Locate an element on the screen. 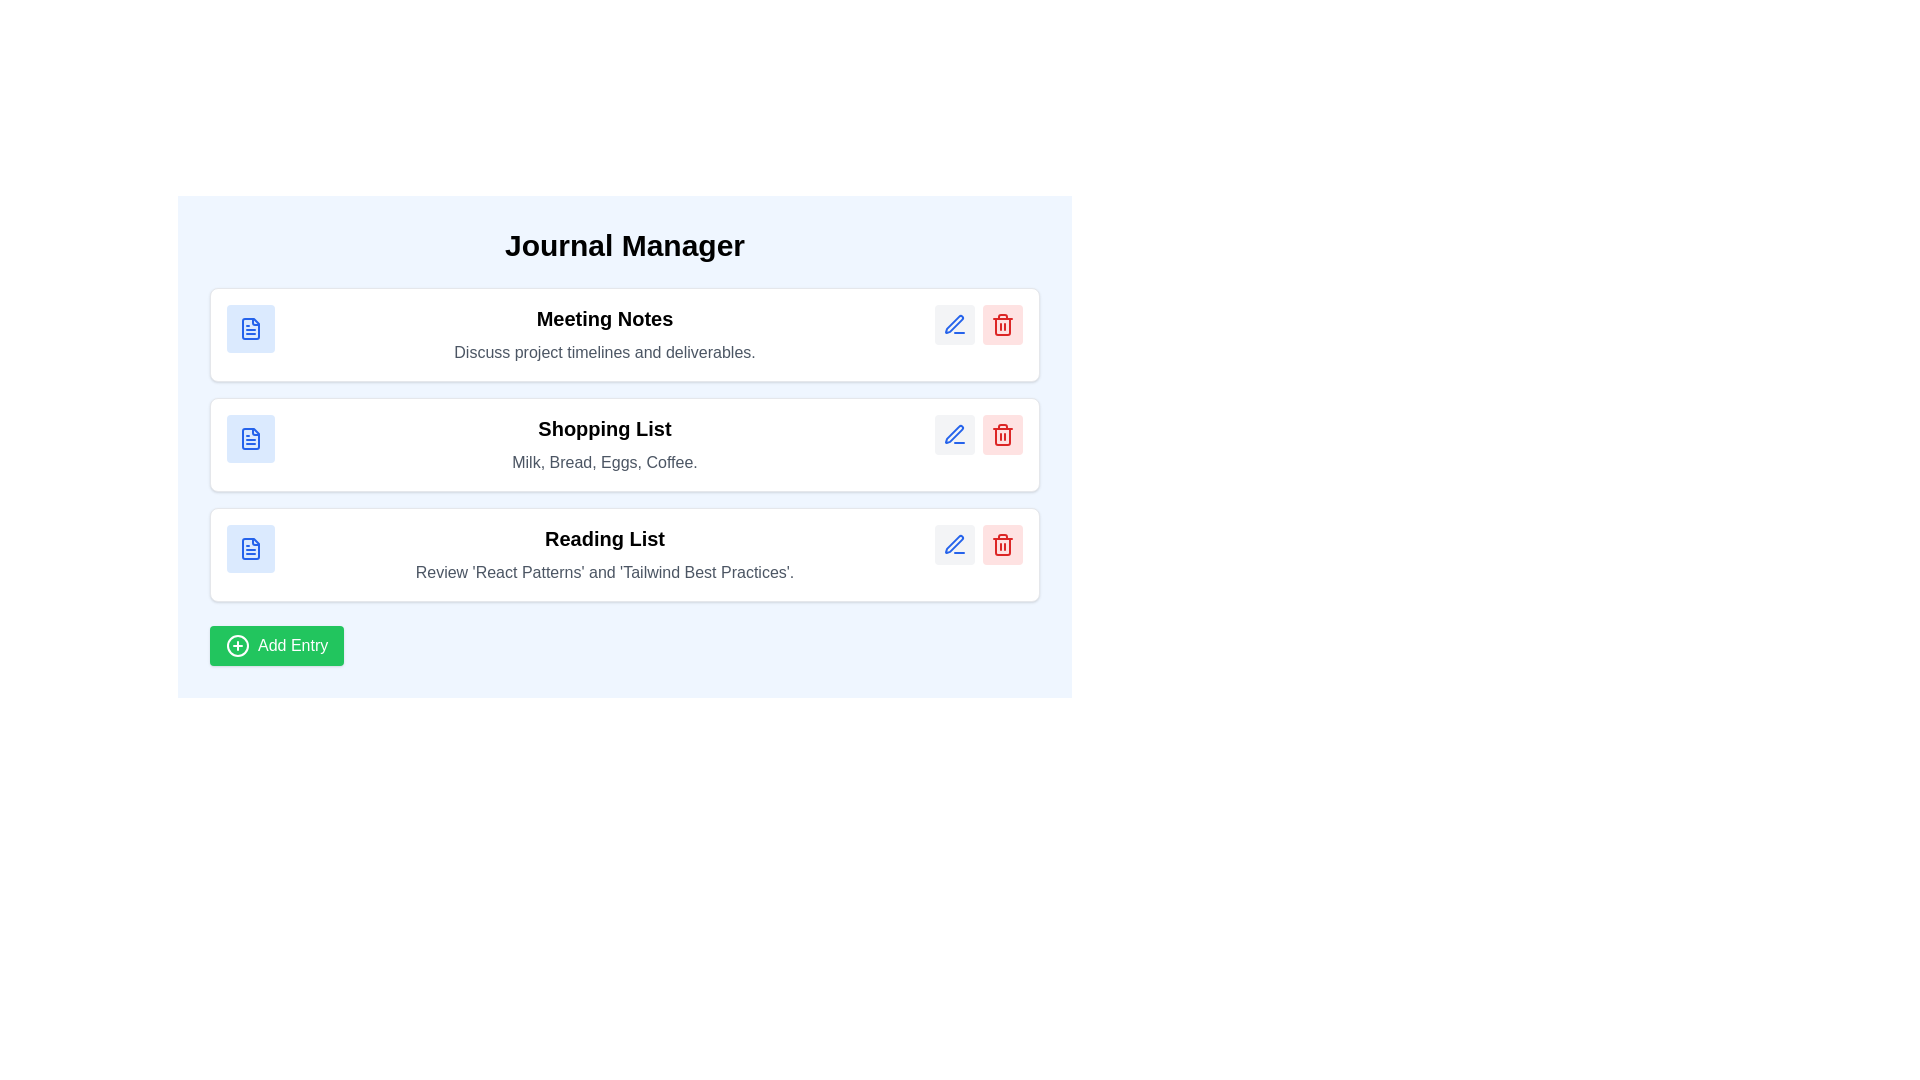 This screenshot has width=1920, height=1080. the text block displaying the title and brief description of the first journal entry in the vertical list of cards, specifically the one titled 'Meeting Notes' is located at coordinates (603, 334).